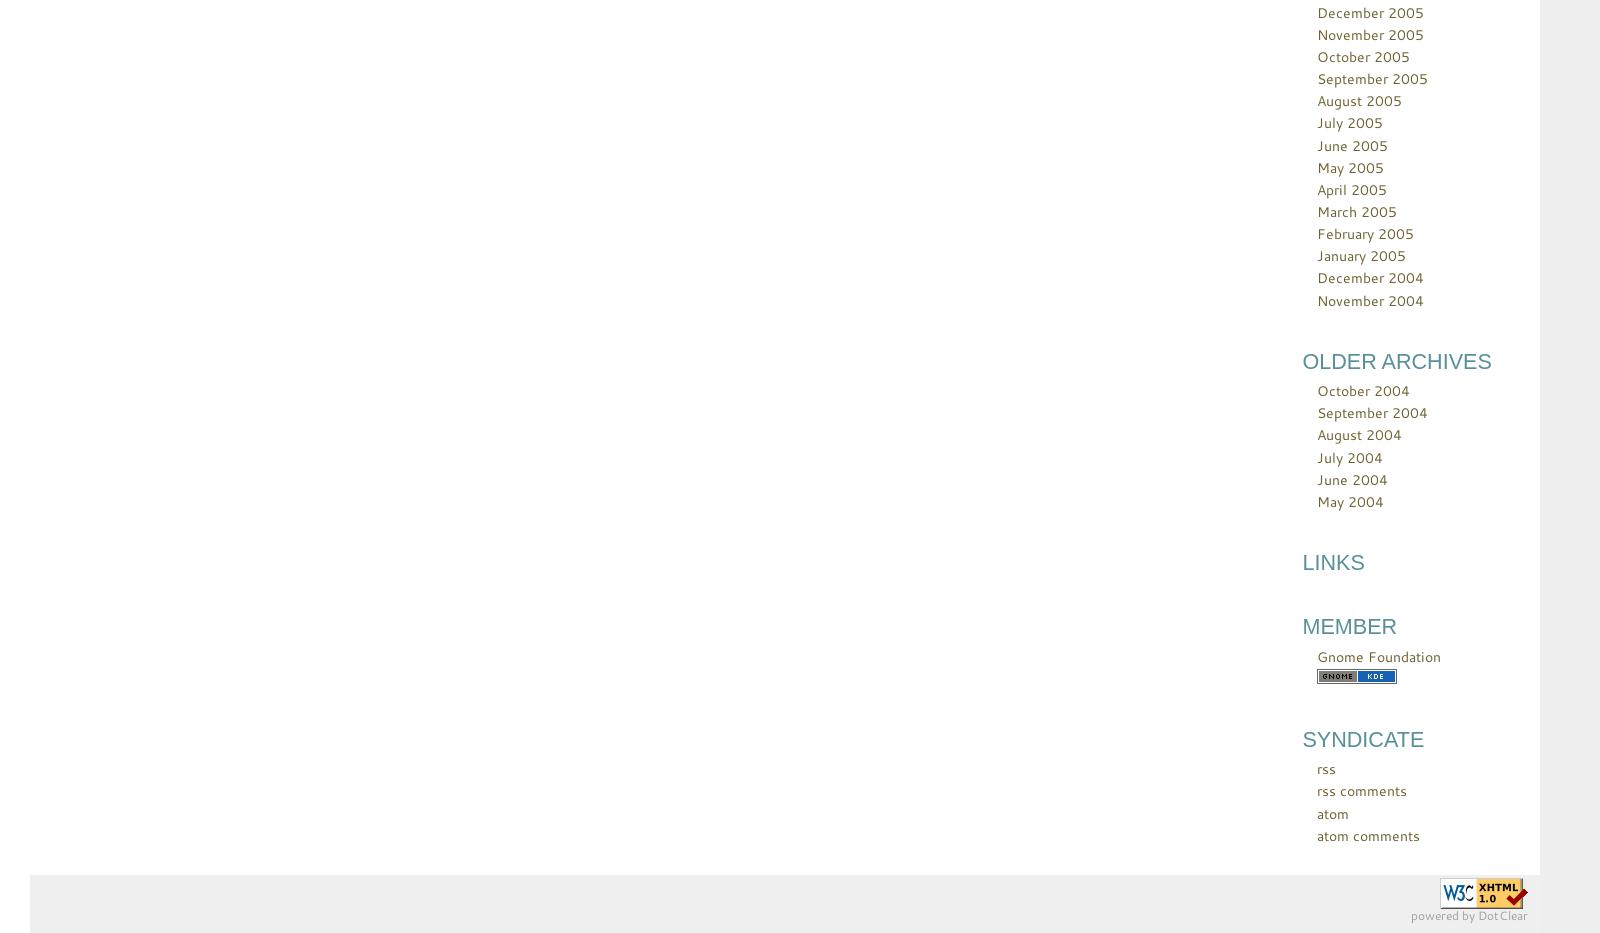 This screenshot has height=933, width=1600. I want to click on 'August 2004', so click(1358, 433).